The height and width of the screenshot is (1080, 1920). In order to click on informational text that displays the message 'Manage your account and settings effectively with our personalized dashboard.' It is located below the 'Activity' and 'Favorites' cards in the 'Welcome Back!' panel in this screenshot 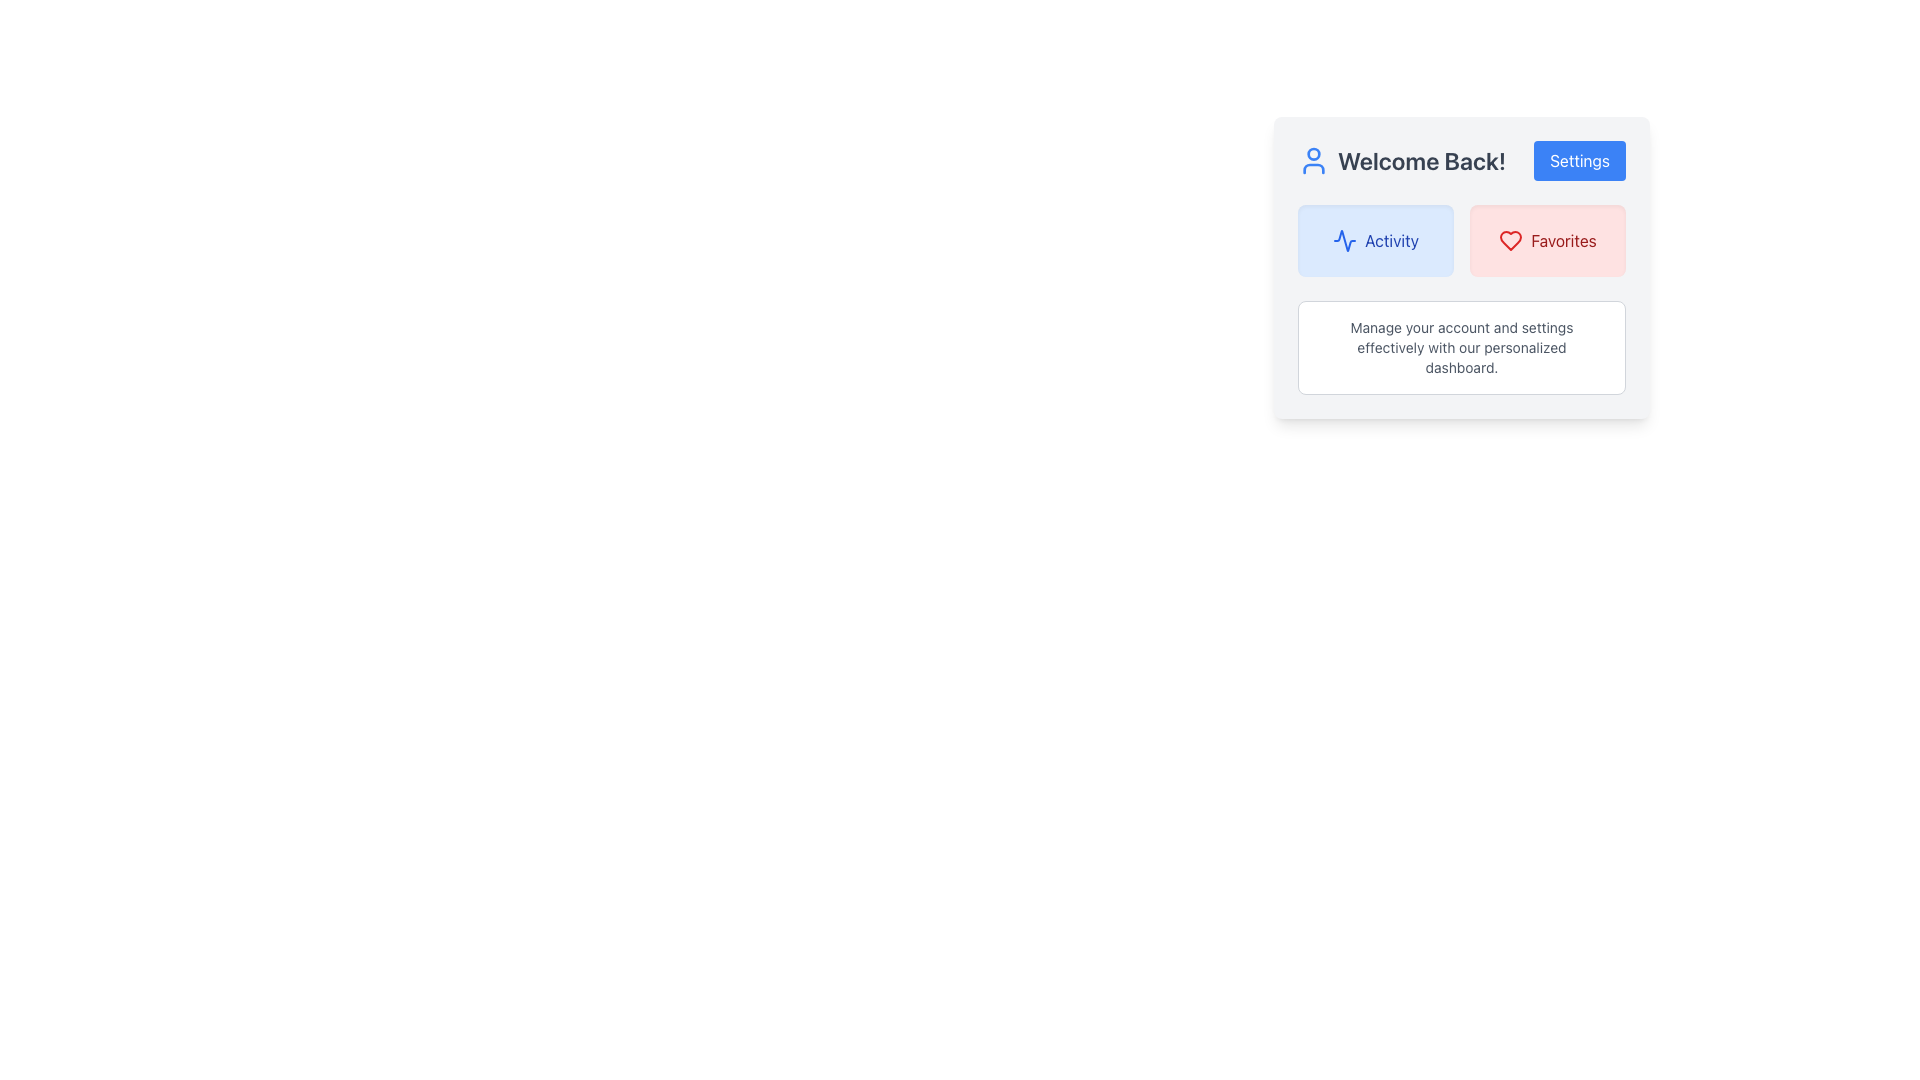, I will do `click(1462, 346)`.